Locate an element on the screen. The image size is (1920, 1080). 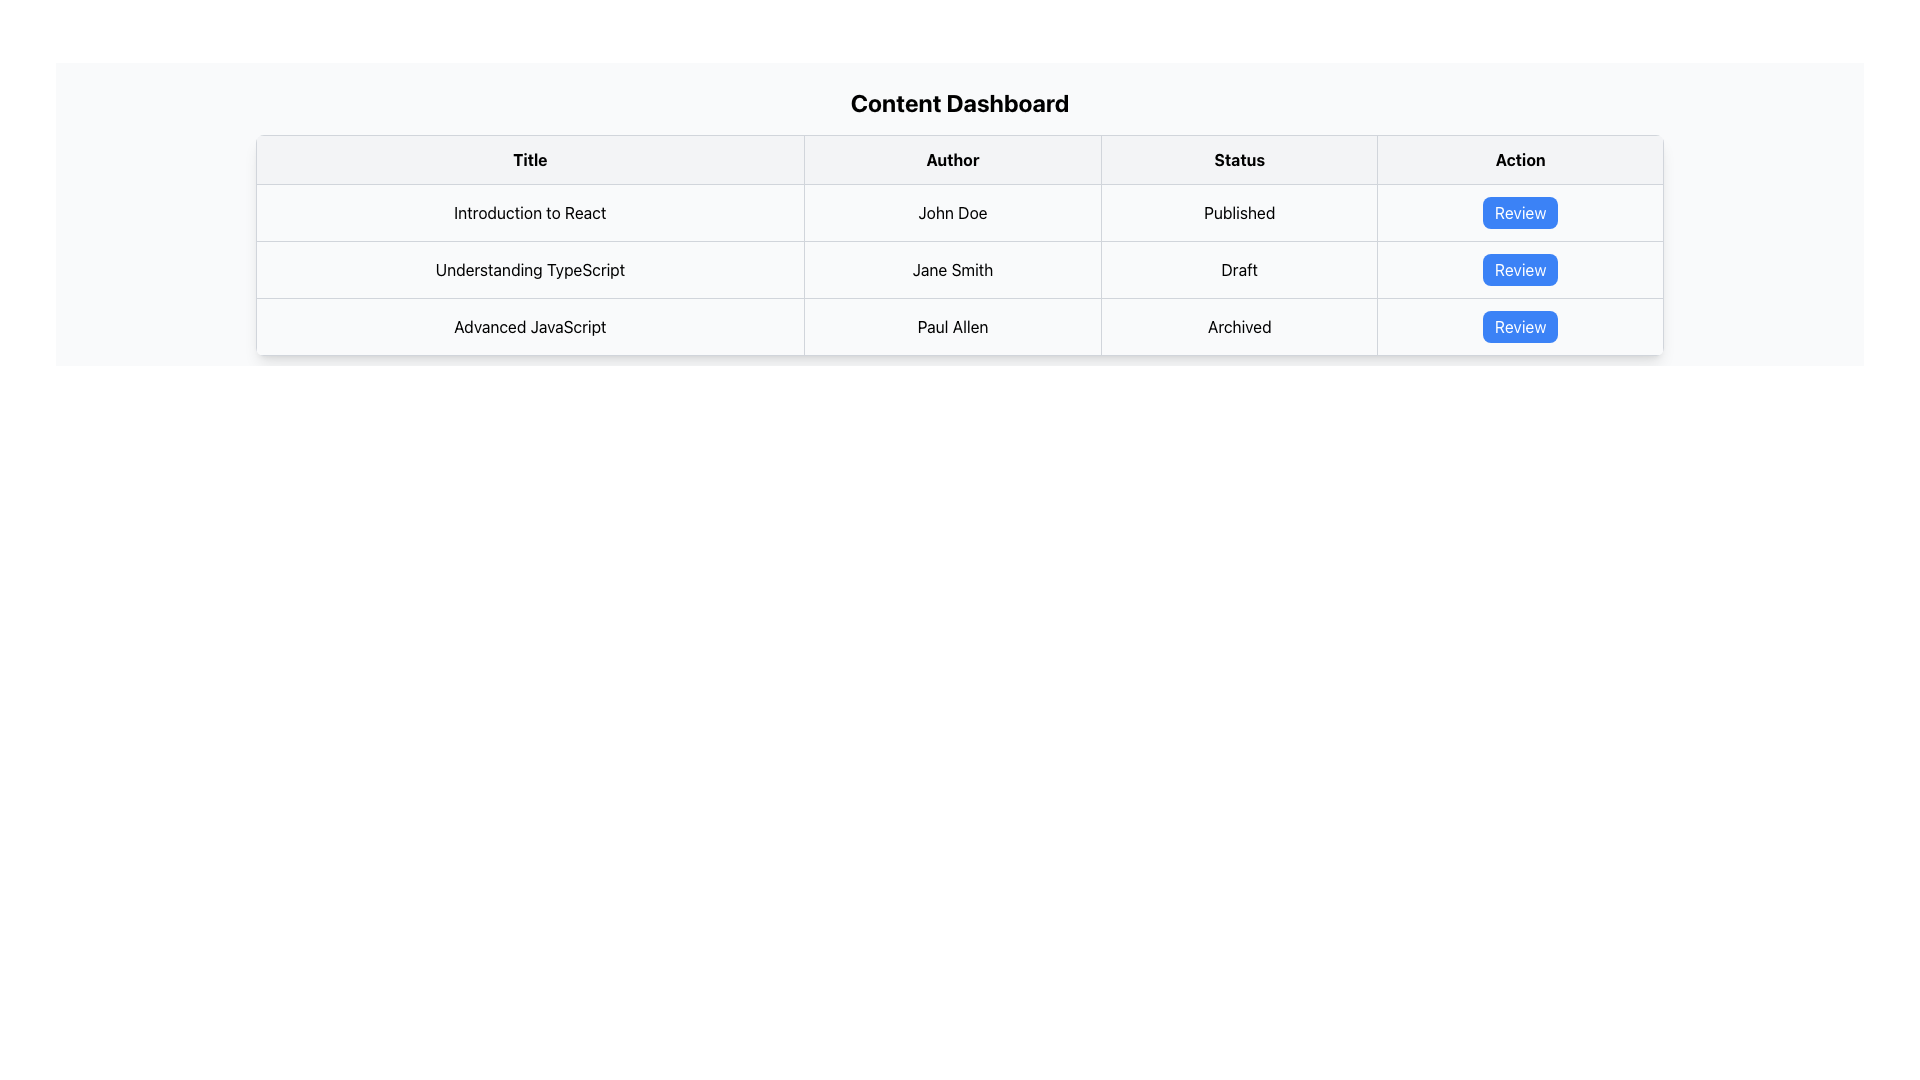
the static text cell displaying 'Jane Smith' in the 'Author' column of the table for the row titled 'Understanding TypeScript' is located at coordinates (951, 270).